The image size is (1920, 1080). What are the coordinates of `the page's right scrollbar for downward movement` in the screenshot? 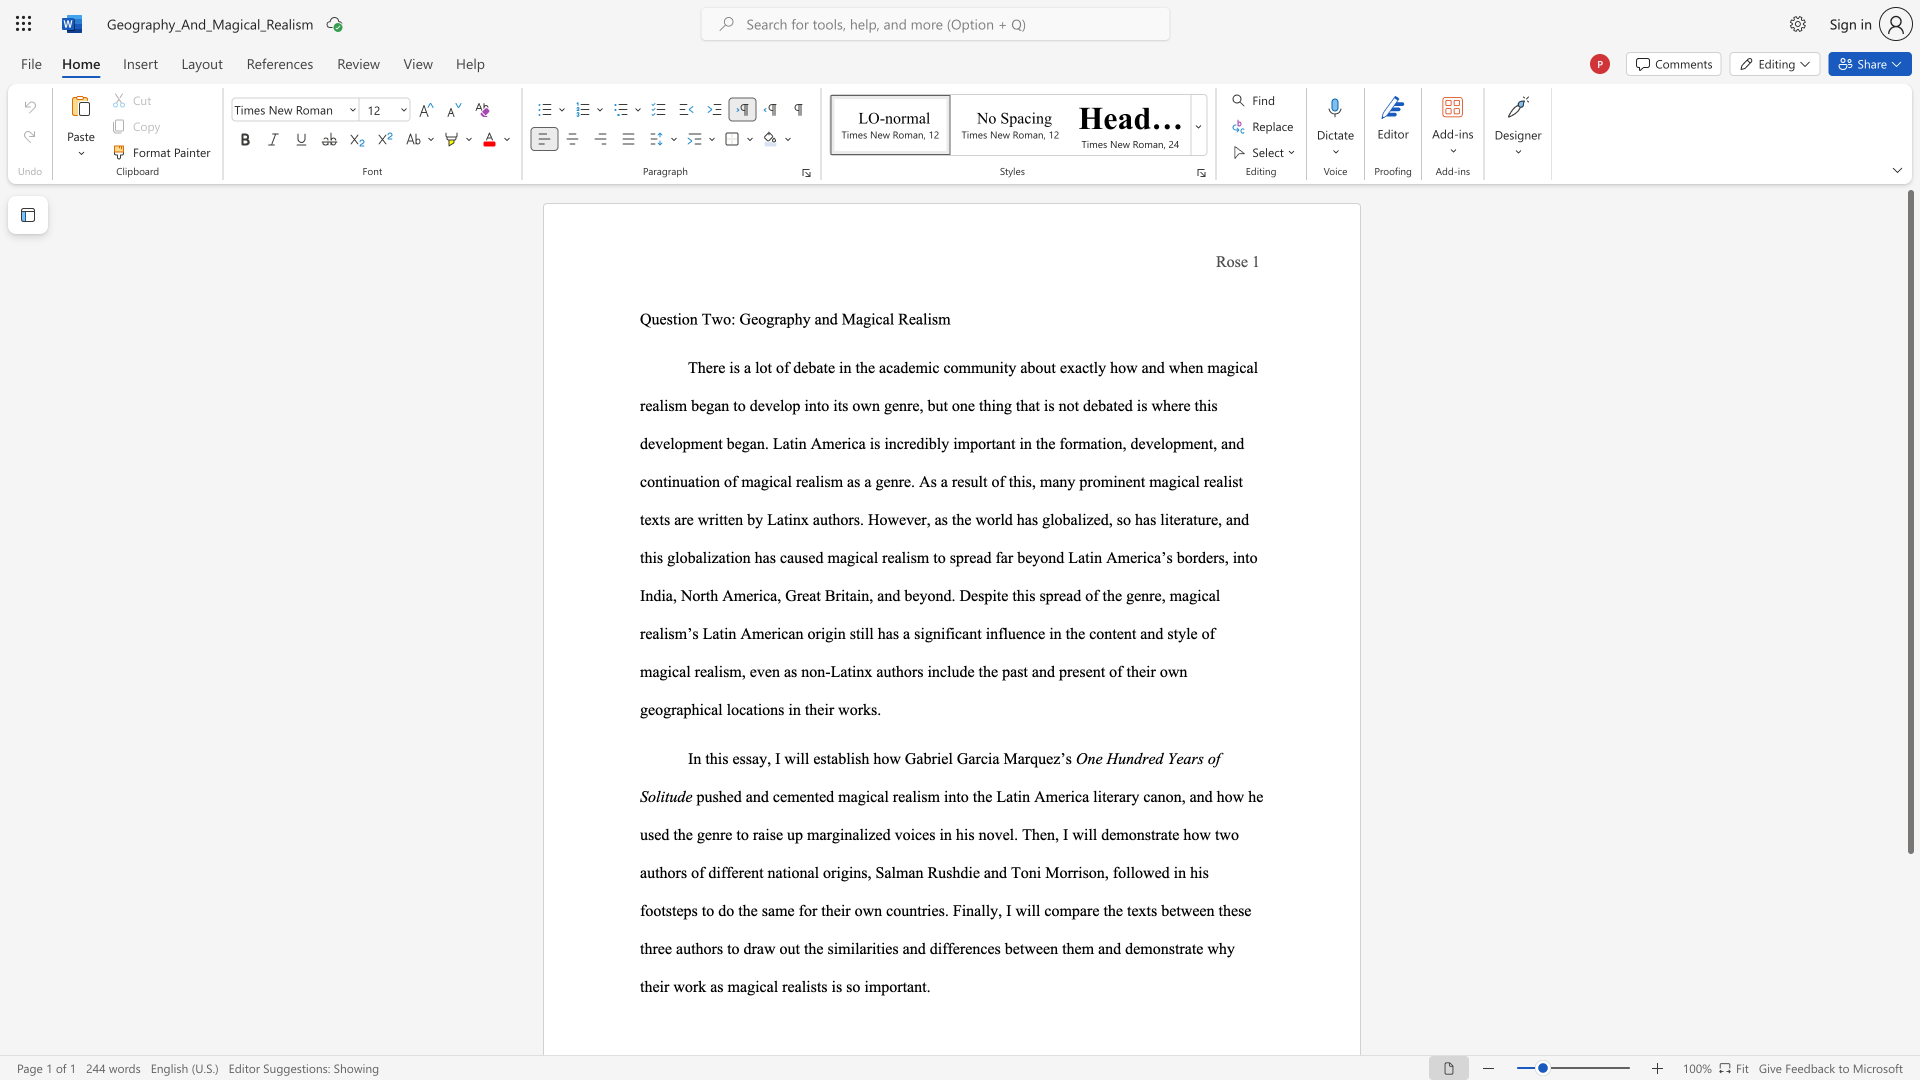 It's located at (1909, 940).